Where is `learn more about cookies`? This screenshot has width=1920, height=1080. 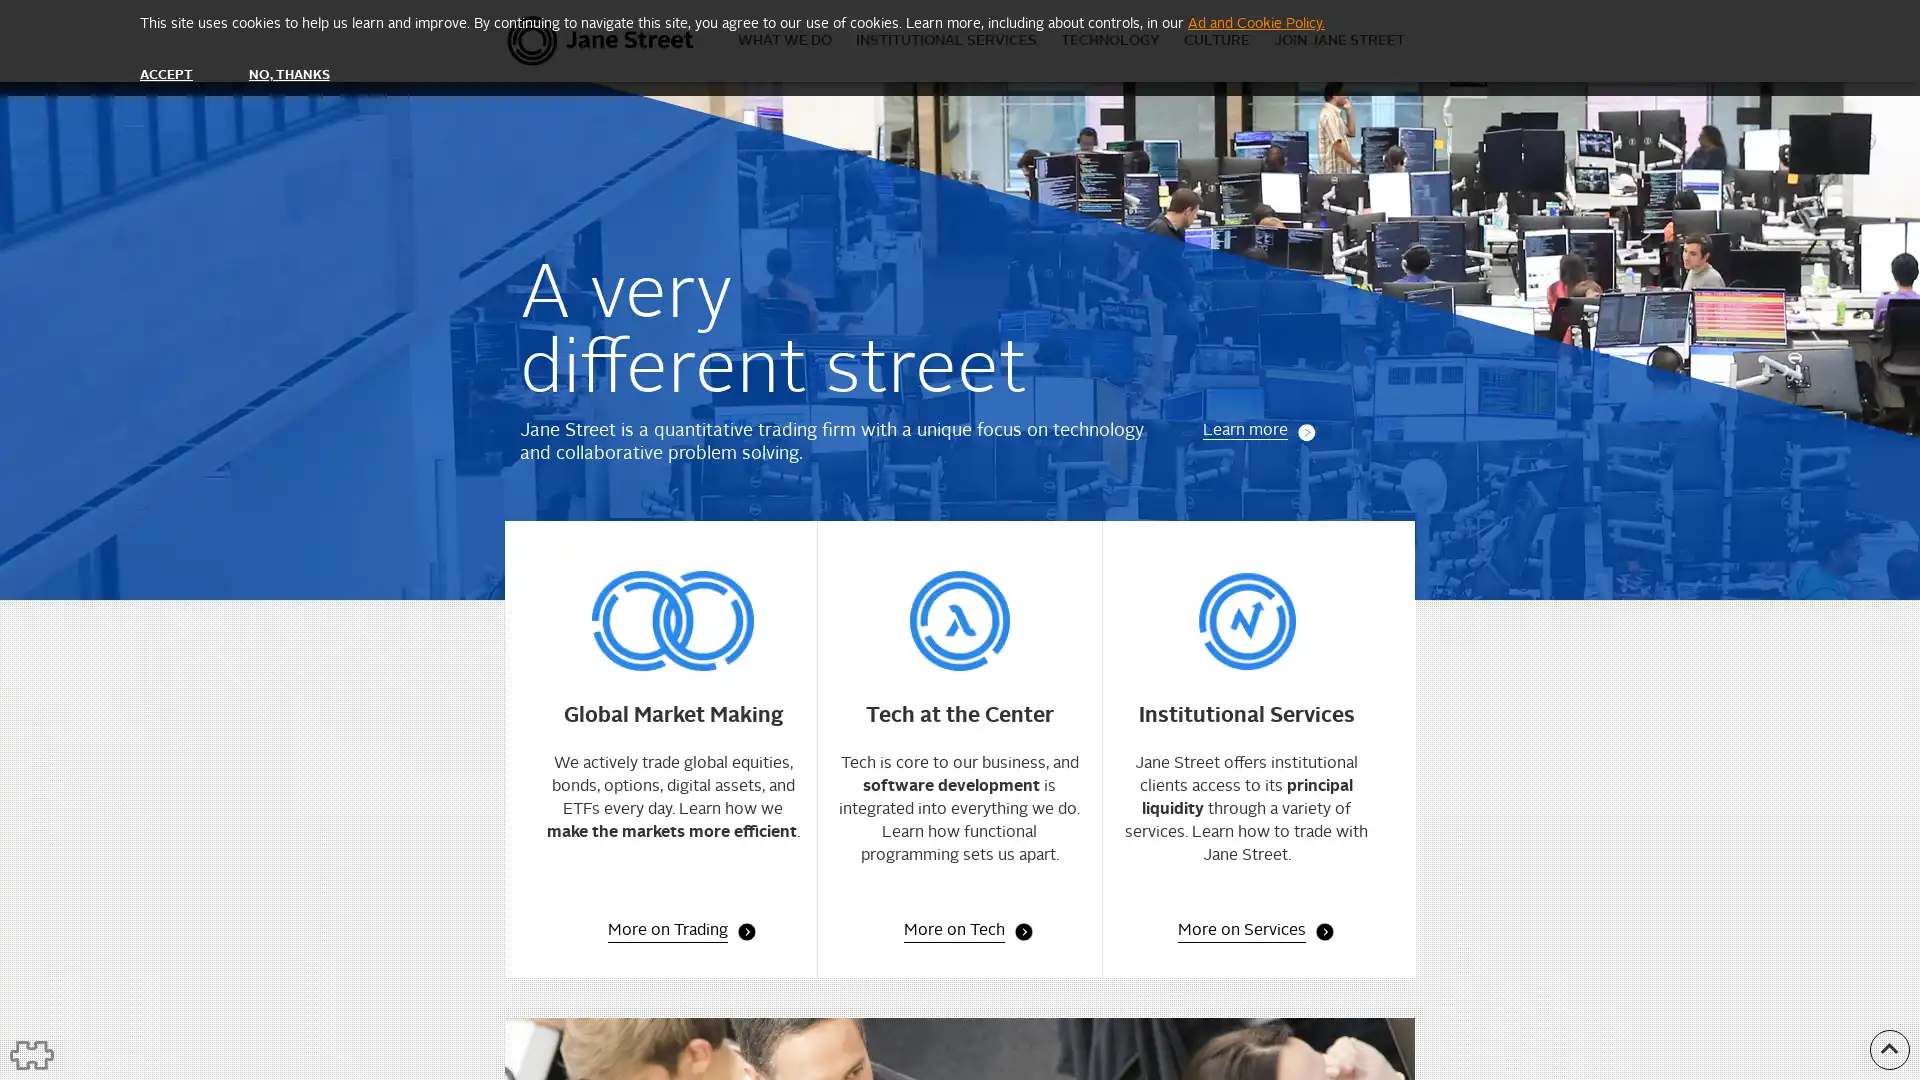 learn more about cookies is located at coordinates (1255, 23).